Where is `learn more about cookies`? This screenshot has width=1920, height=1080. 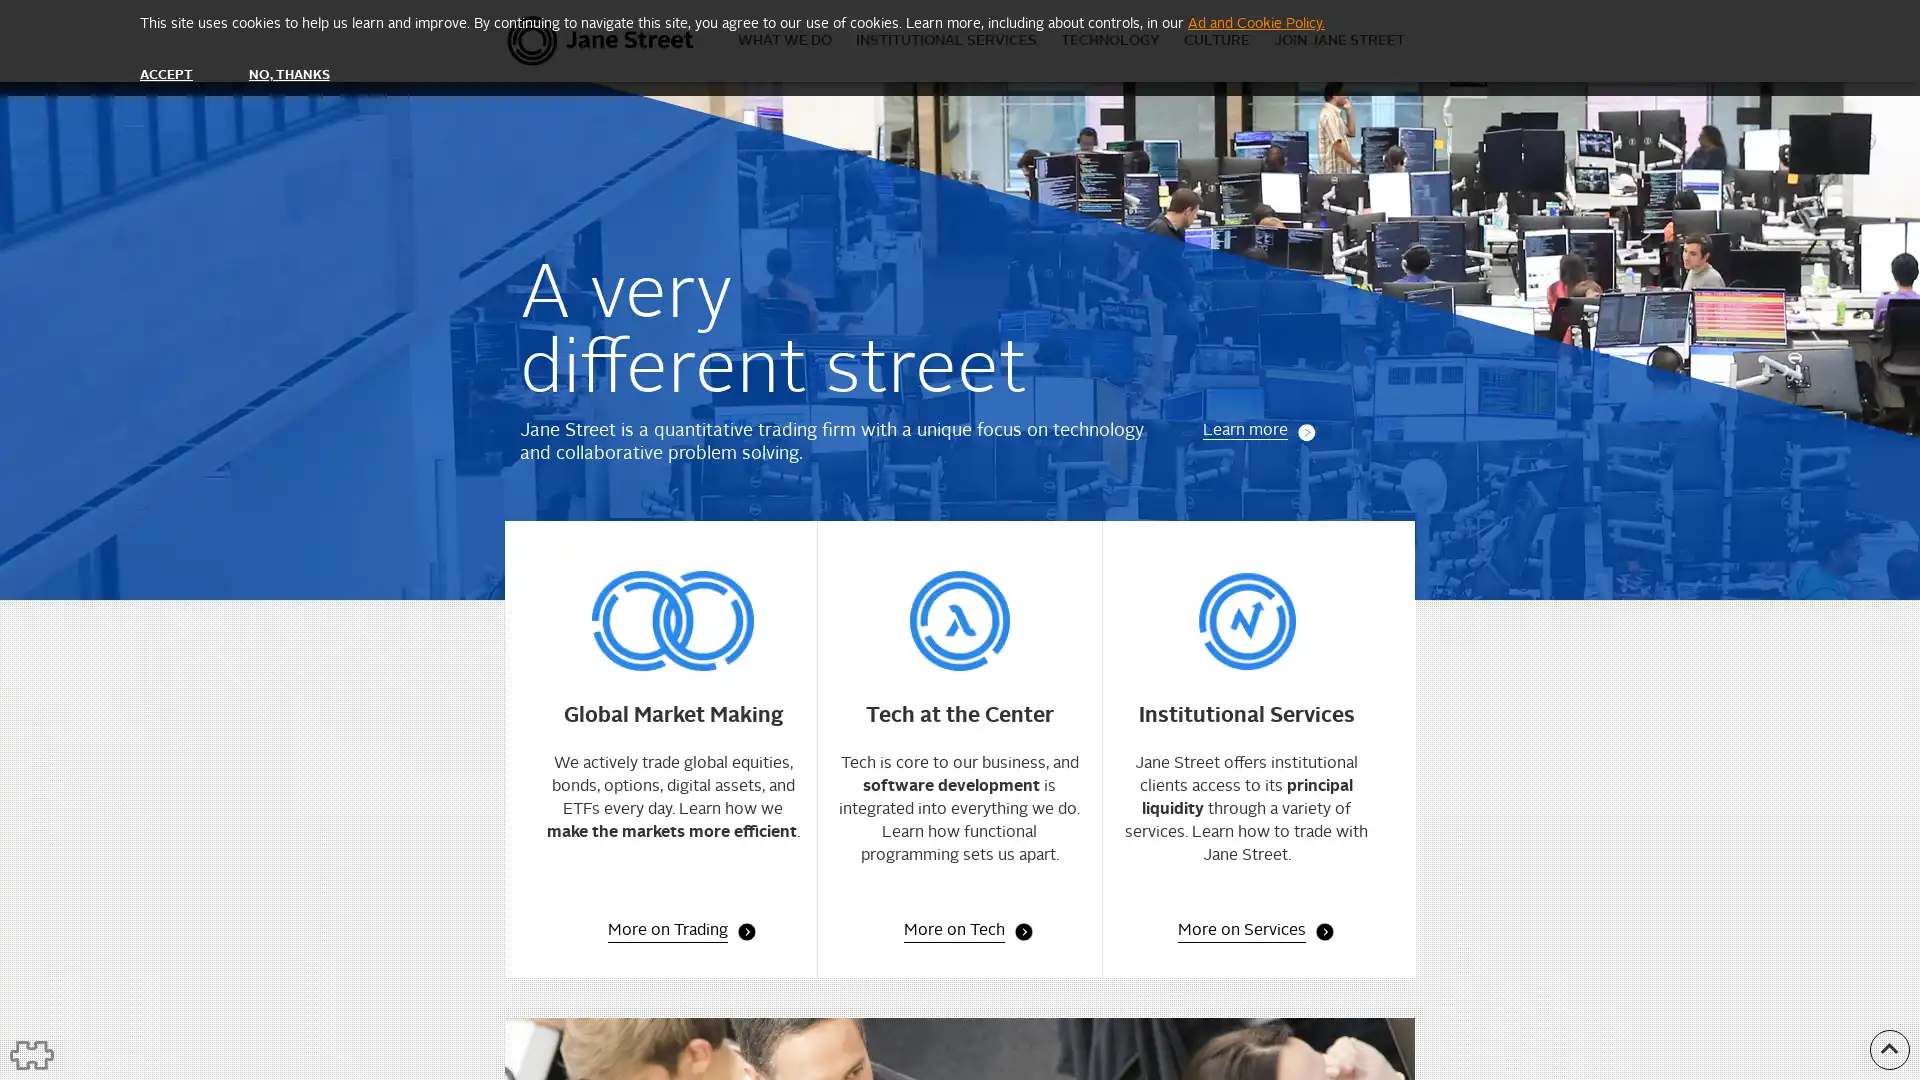 learn more about cookies is located at coordinates (1255, 23).